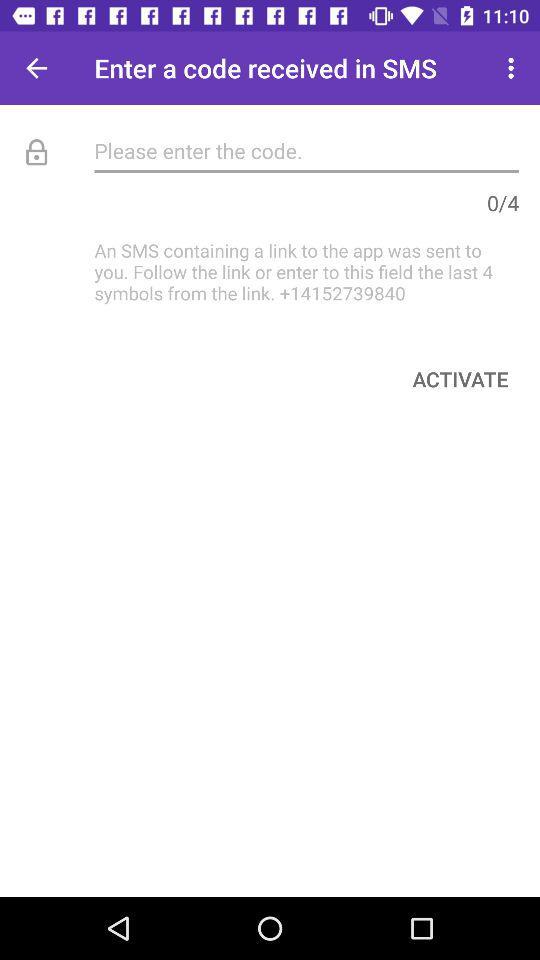 This screenshot has height=960, width=540. Describe the element at coordinates (36, 68) in the screenshot. I see `prewies` at that location.